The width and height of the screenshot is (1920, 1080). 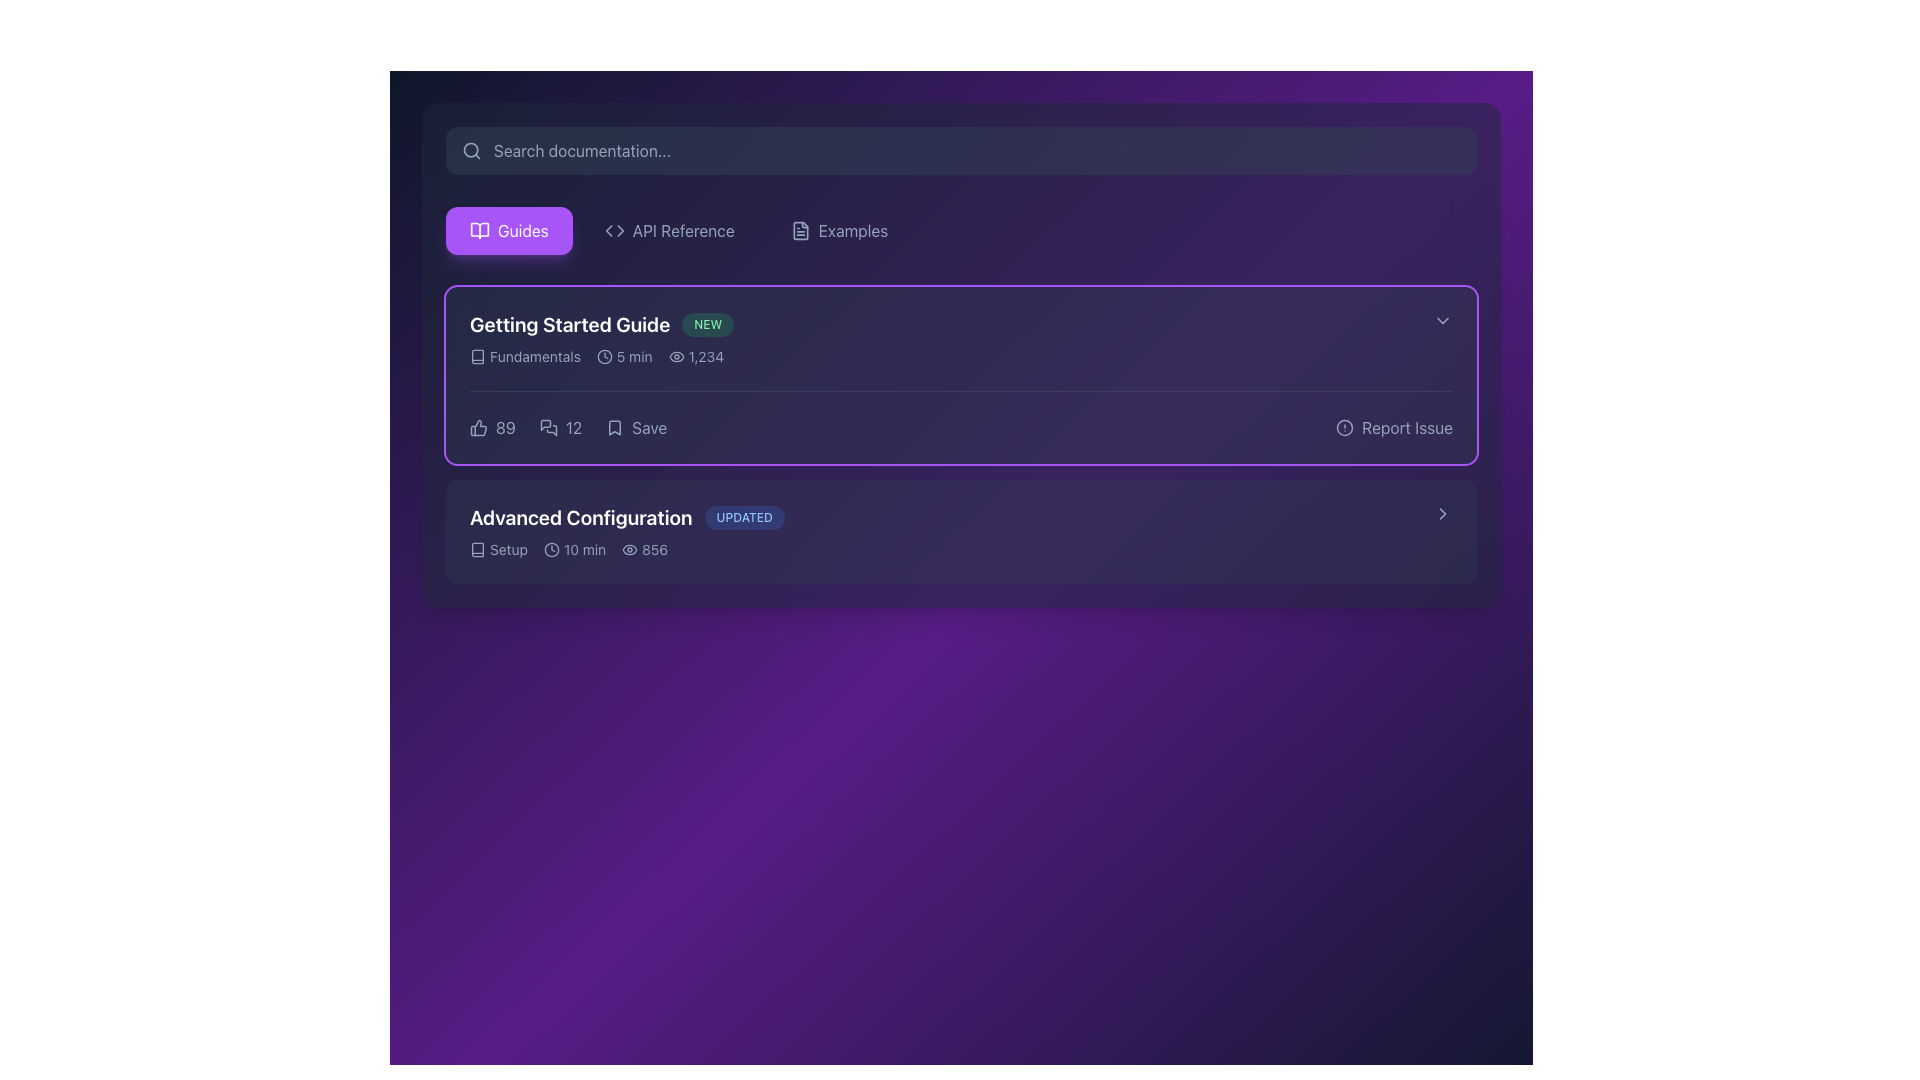 What do you see at coordinates (480, 230) in the screenshot?
I see `the open book icon located within the purple 'Guides' button in the left sidebar navigation menu` at bounding box center [480, 230].